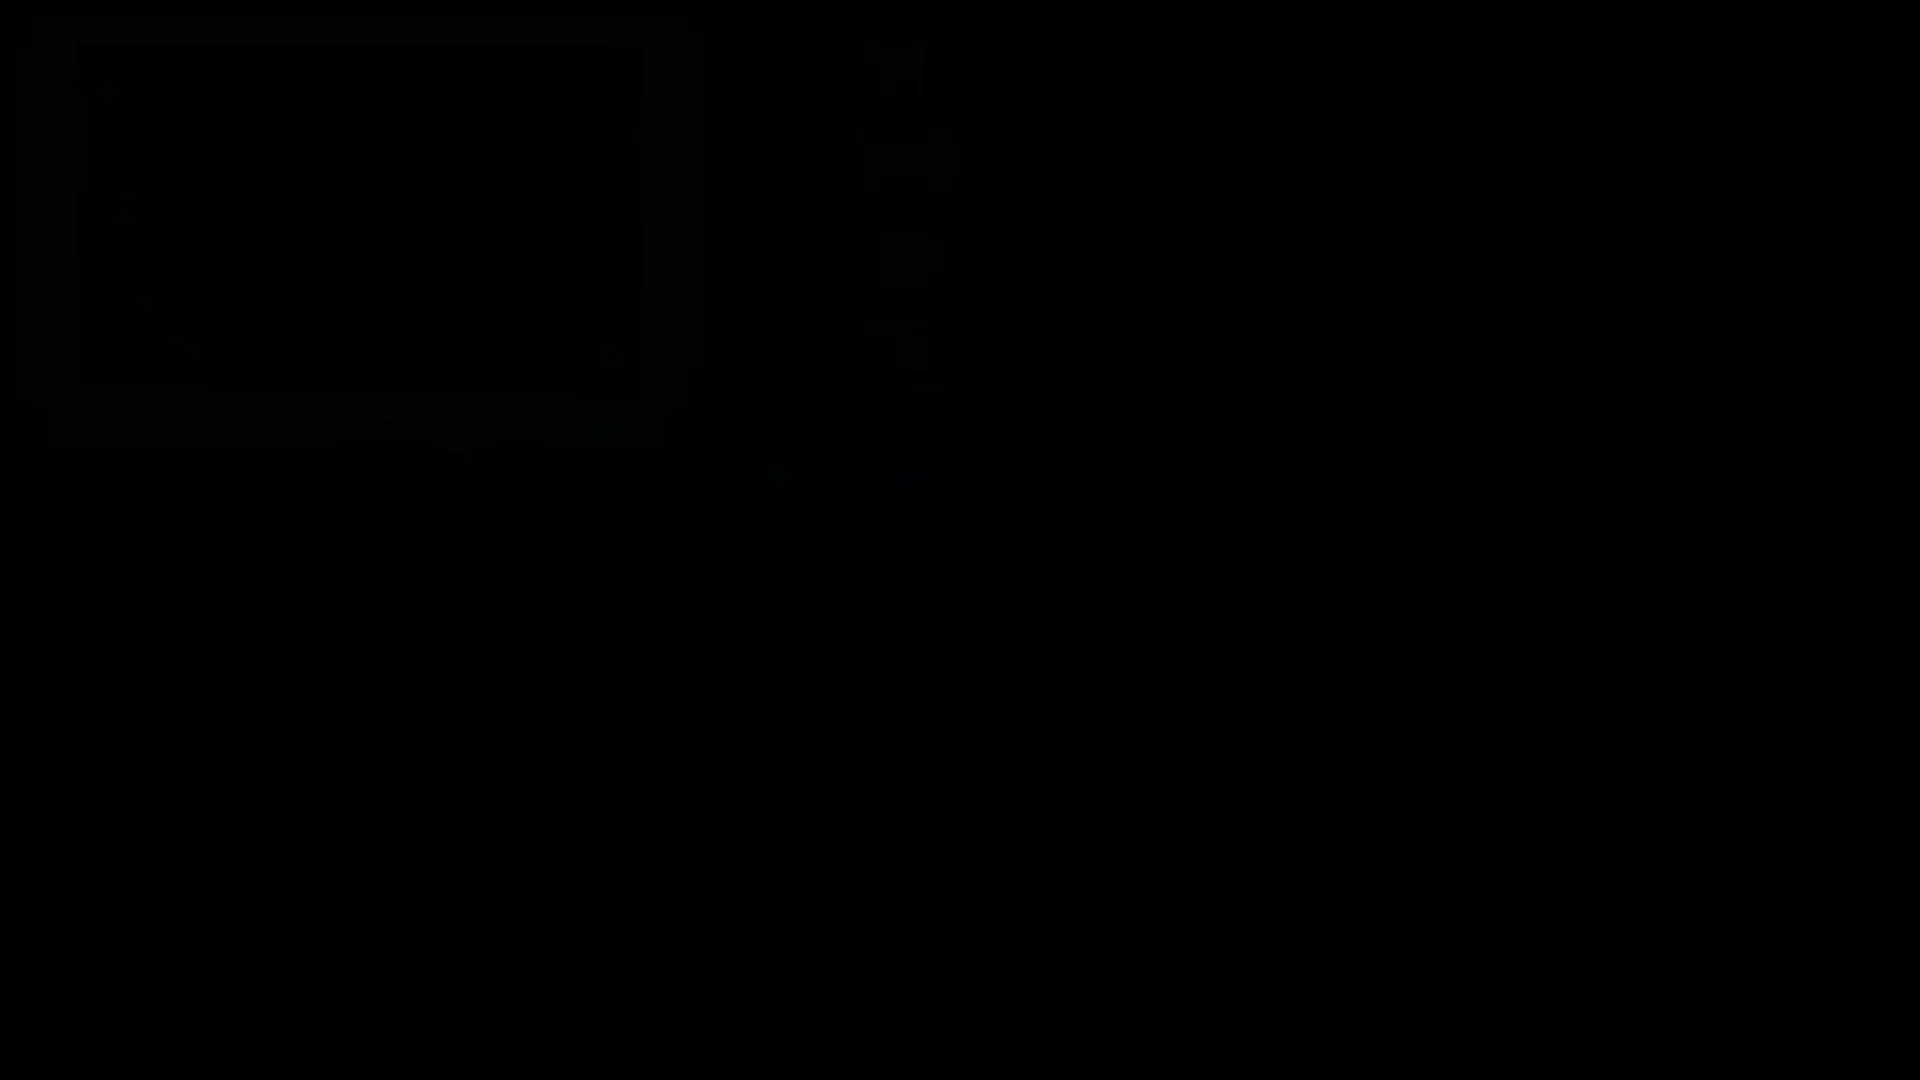 The height and width of the screenshot is (1080, 1920). I want to click on CH, so click(772, 361).